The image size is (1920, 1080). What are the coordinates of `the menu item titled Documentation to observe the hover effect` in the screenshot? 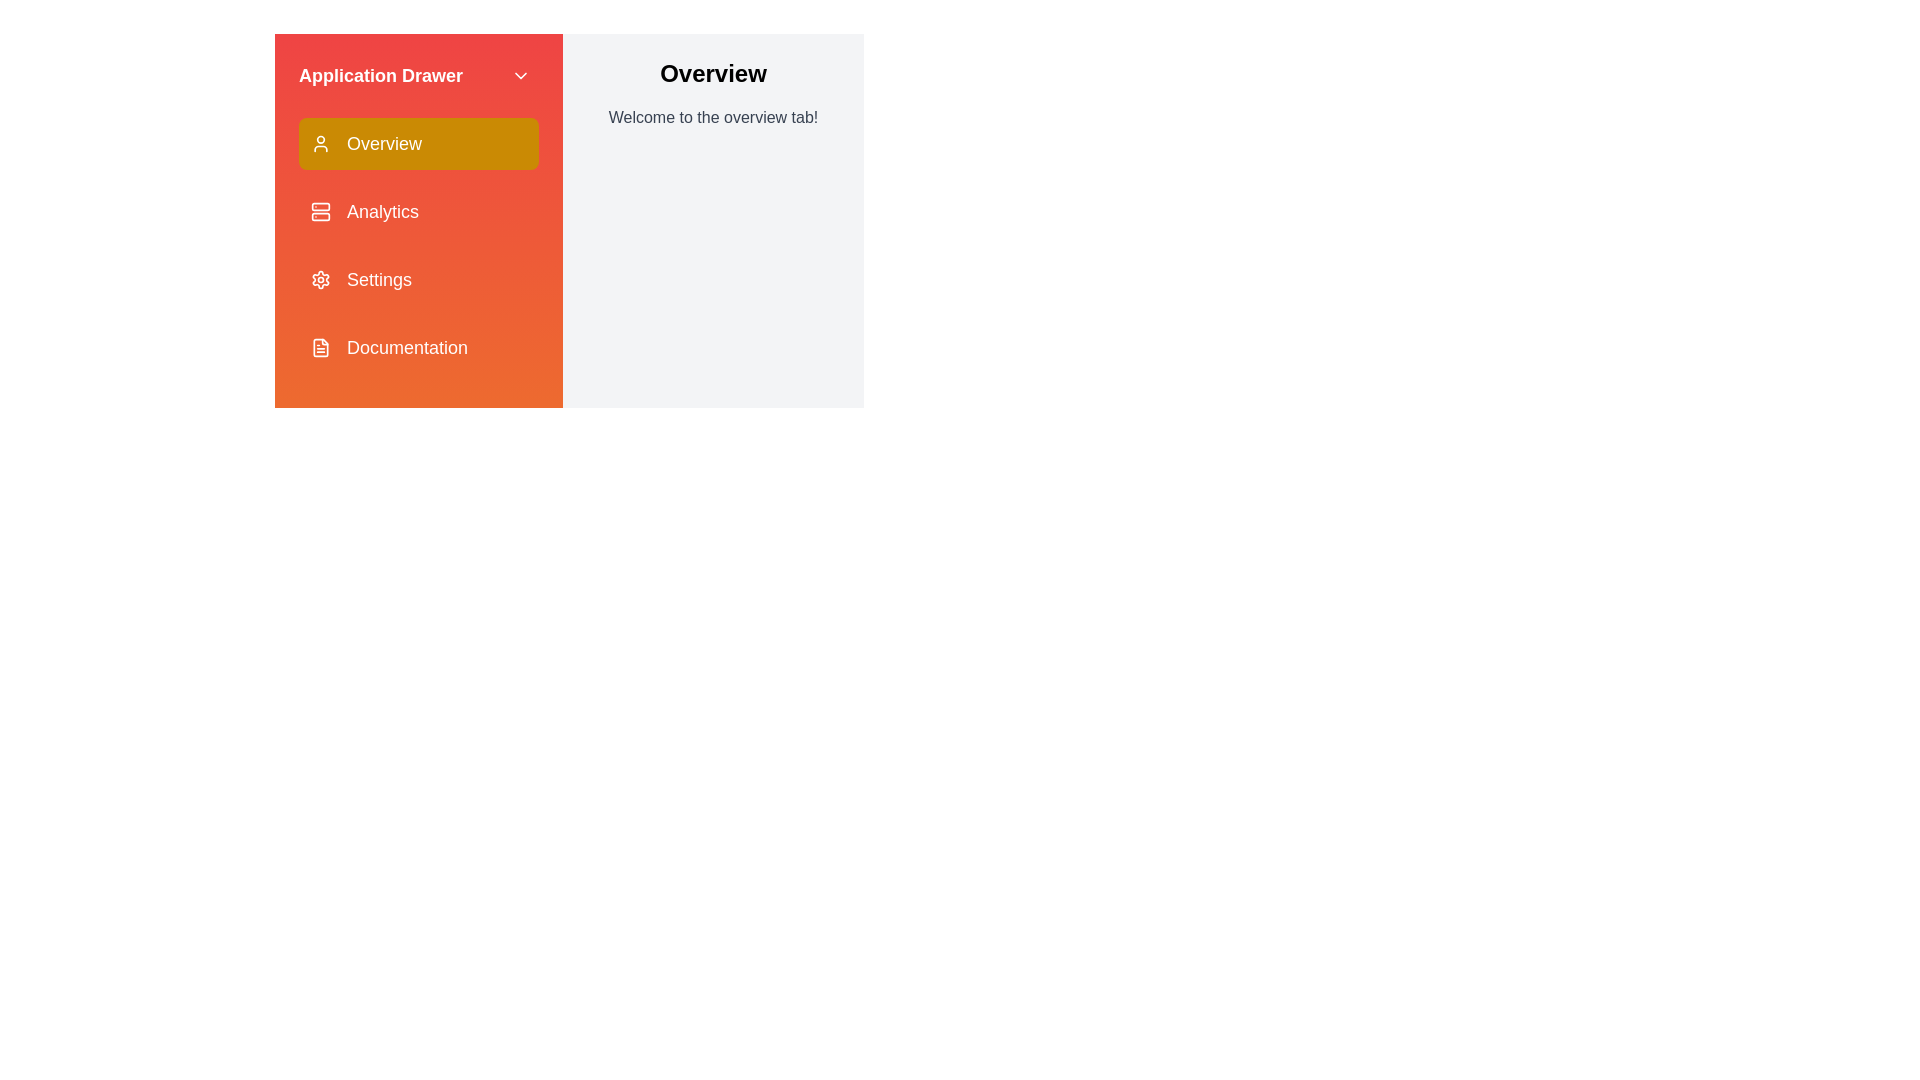 It's located at (417, 346).